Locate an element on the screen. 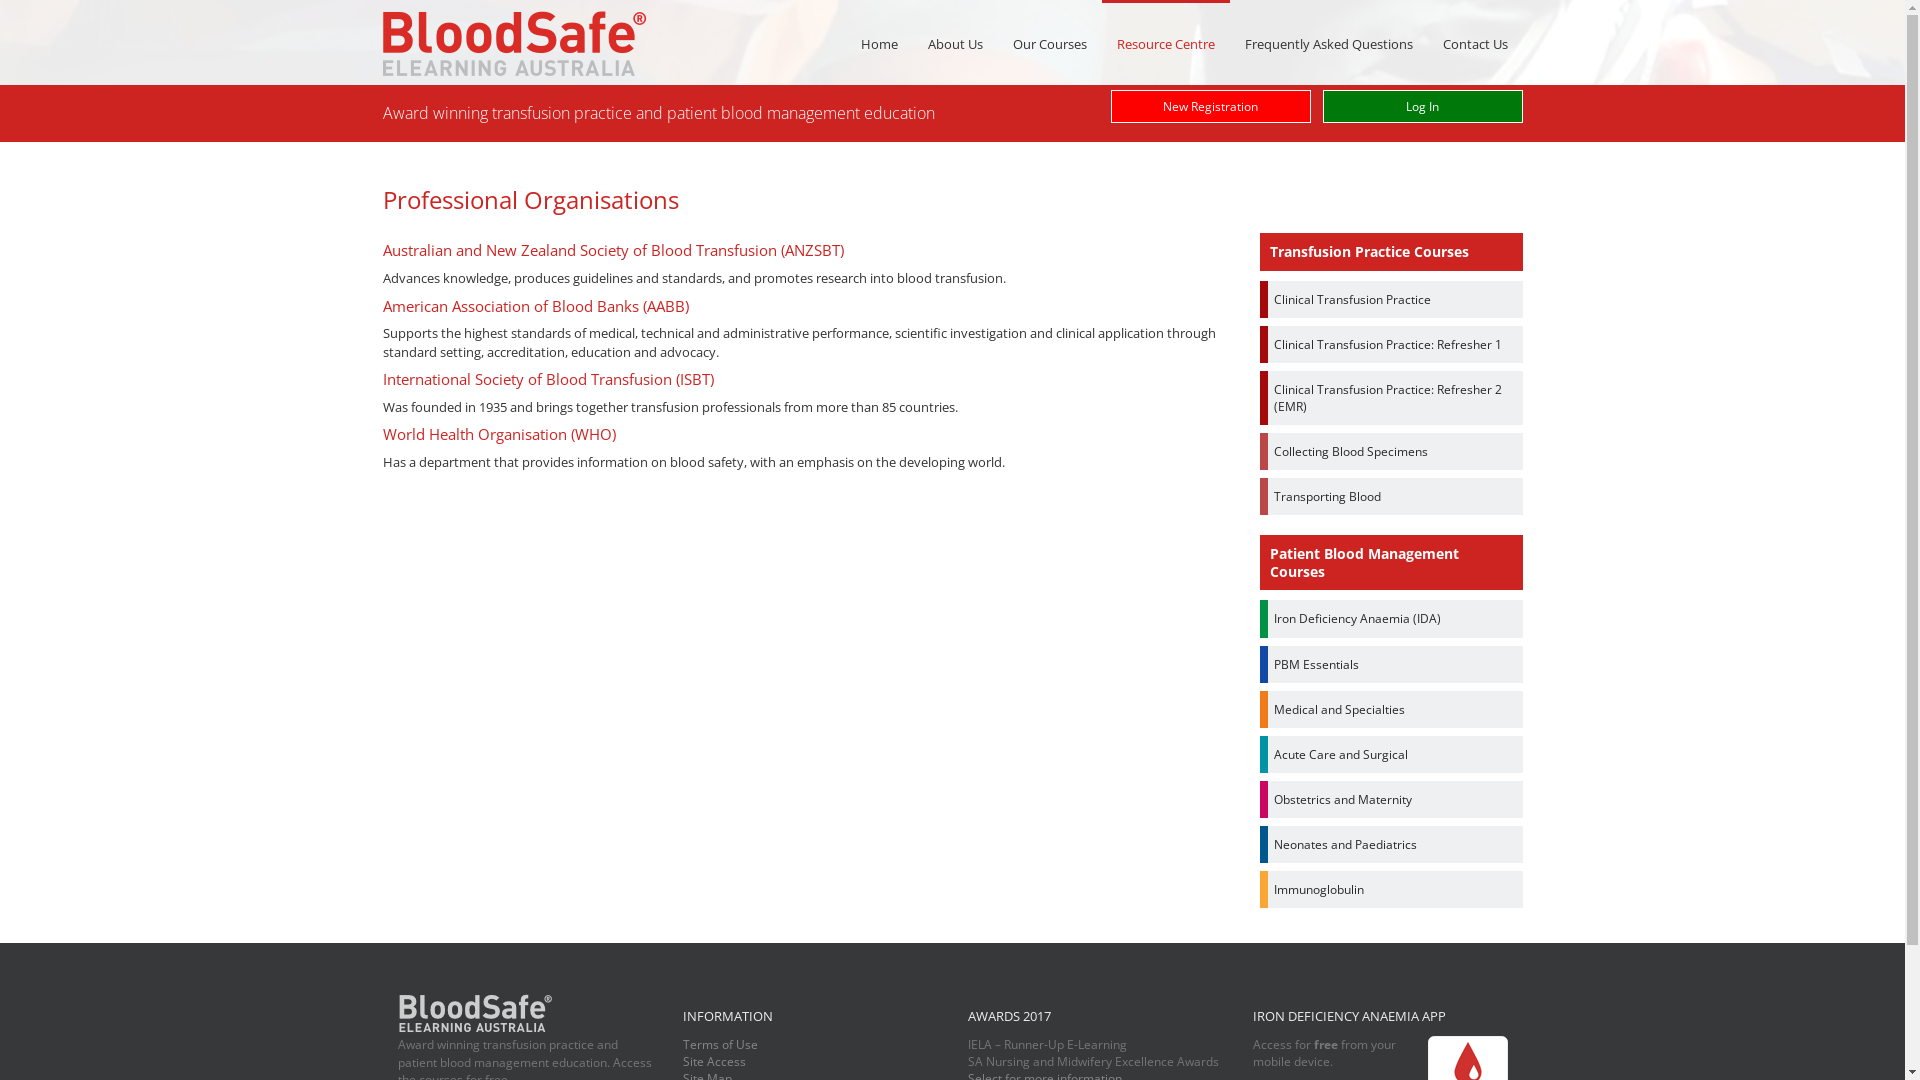 The height and width of the screenshot is (1080, 1920). 'PBM Essentials' is located at coordinates (1390, 664).